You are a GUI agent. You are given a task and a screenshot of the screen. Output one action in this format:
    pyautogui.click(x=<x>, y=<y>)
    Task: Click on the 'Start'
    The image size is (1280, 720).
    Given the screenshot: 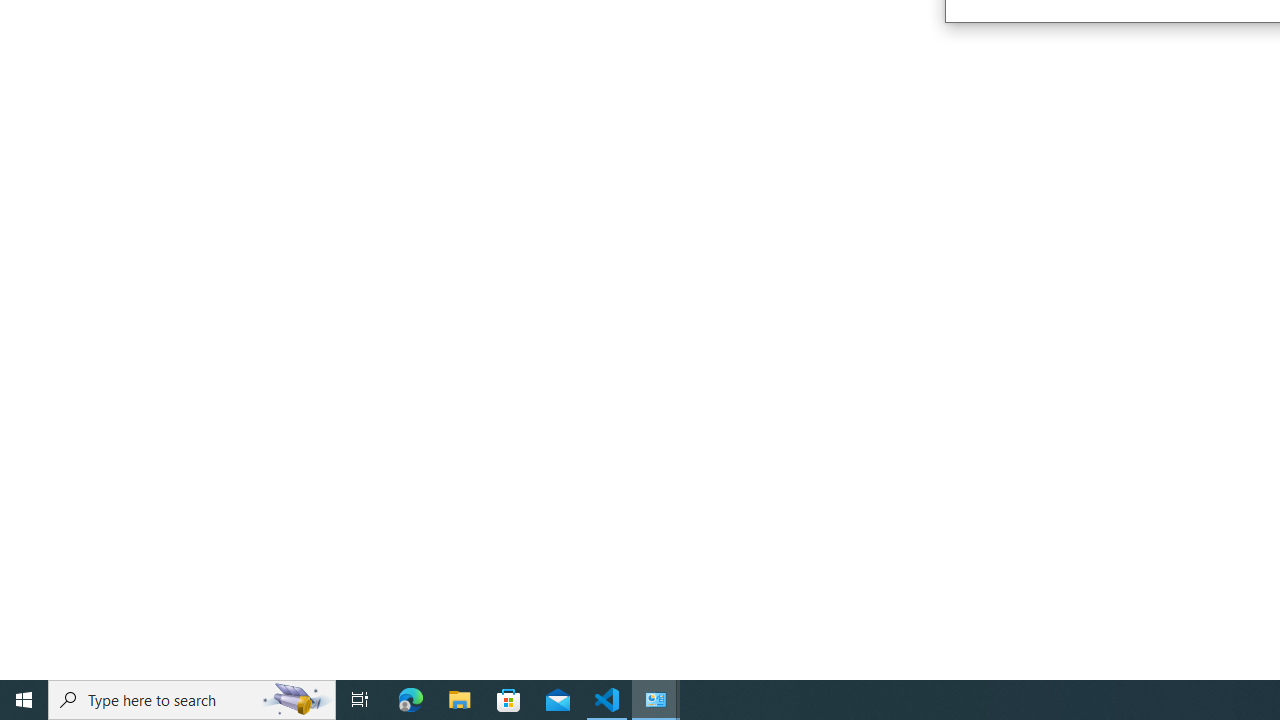 What is the action you would take?
    pyautogui.click(x=24, y=698)
    